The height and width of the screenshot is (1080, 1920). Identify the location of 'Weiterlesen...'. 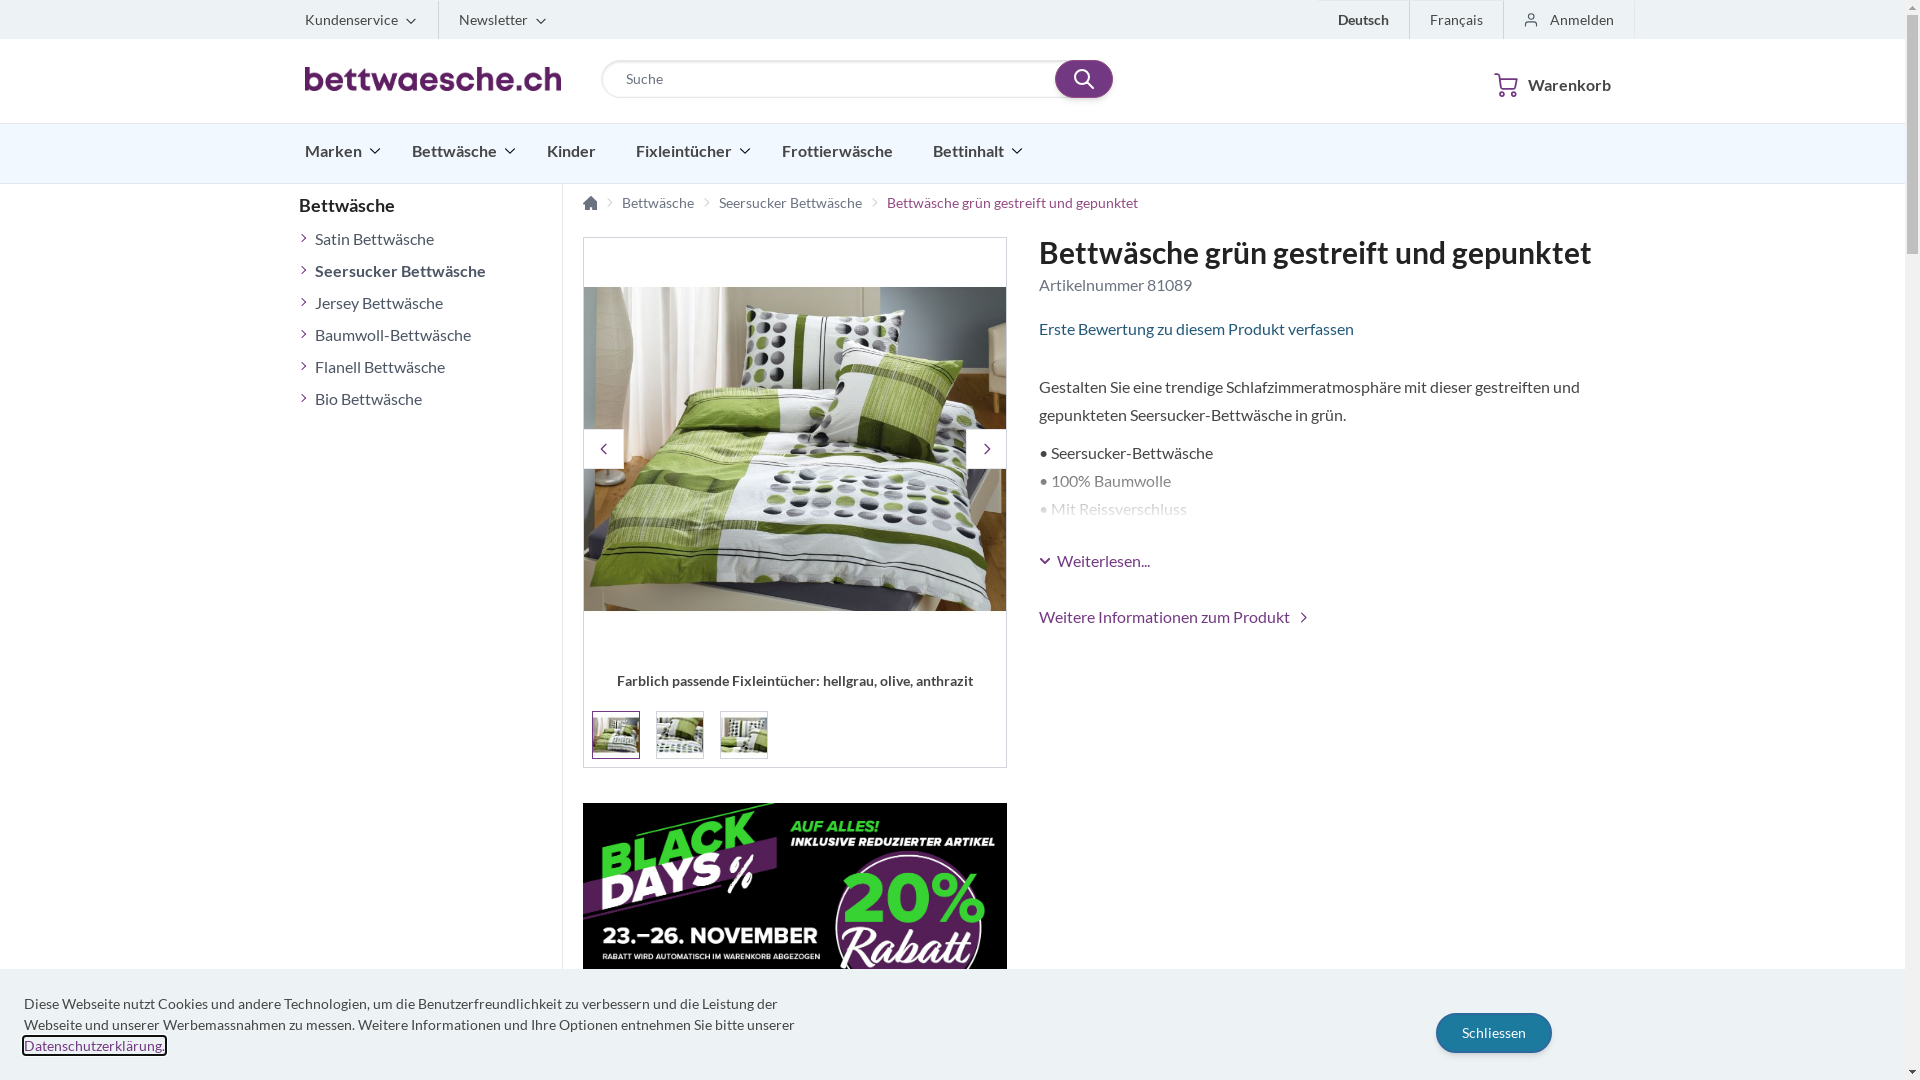
(1093, 560).